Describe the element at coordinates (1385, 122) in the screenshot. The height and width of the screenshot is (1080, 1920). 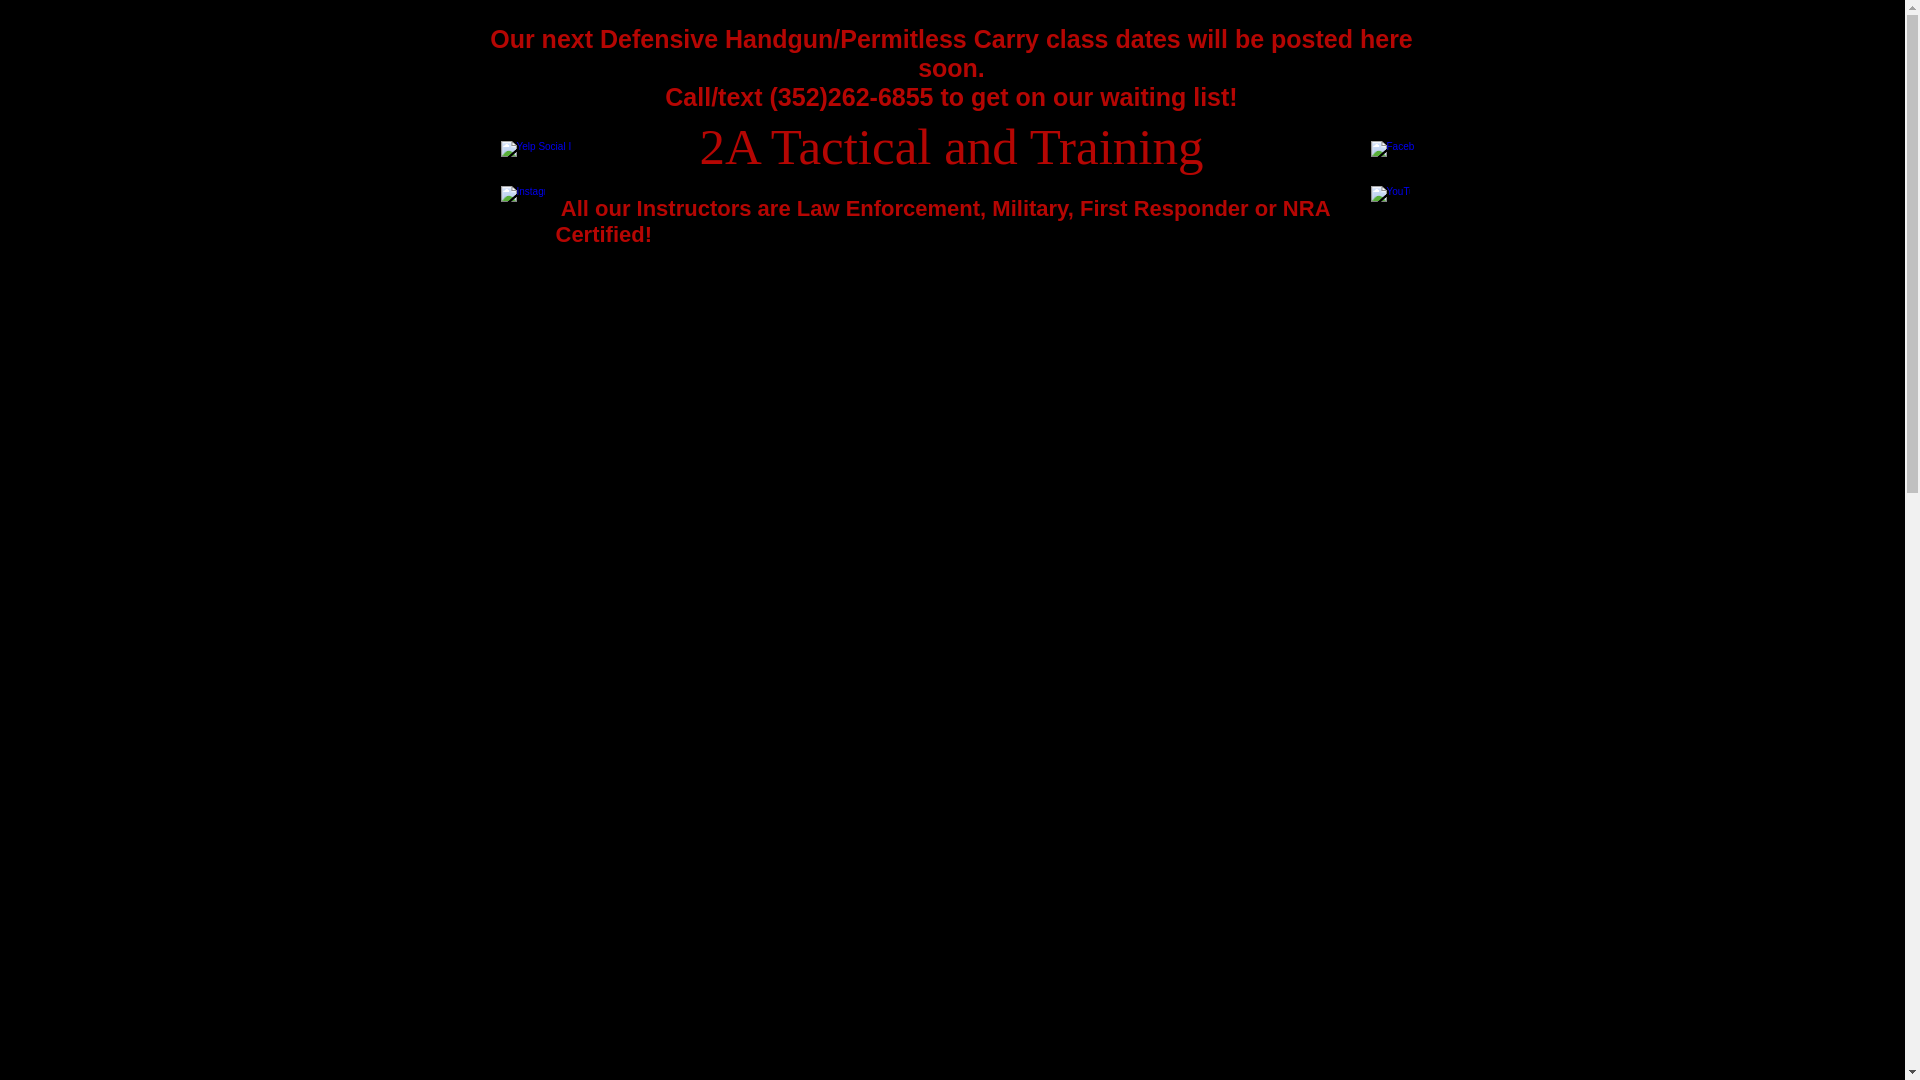
I see `'Facebook Like'` at that location.